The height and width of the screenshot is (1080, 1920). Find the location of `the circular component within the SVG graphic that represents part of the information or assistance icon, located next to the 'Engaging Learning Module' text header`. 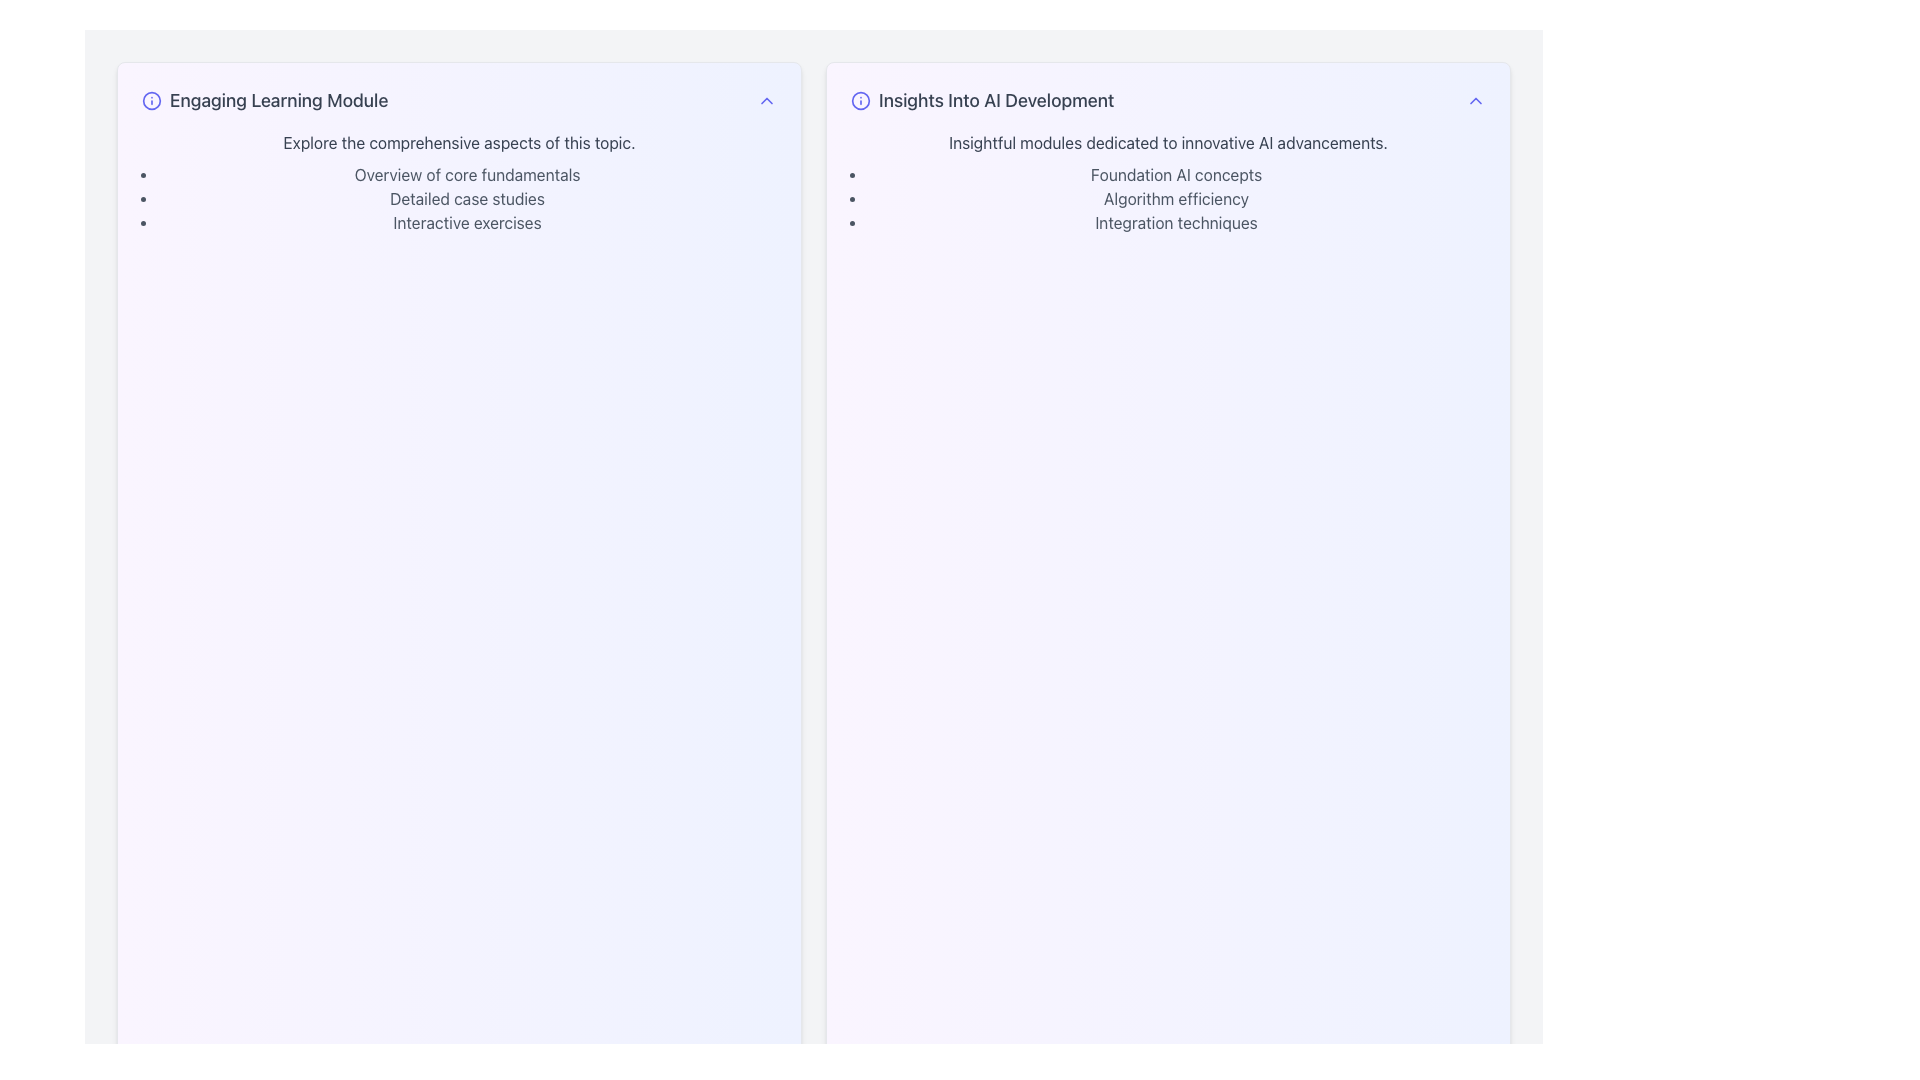

the circular component within the SVG graphic that represents part of the information or assistance icon, located next to the 'Engaging Learning Module' text header is located at coordinates (860, 100).